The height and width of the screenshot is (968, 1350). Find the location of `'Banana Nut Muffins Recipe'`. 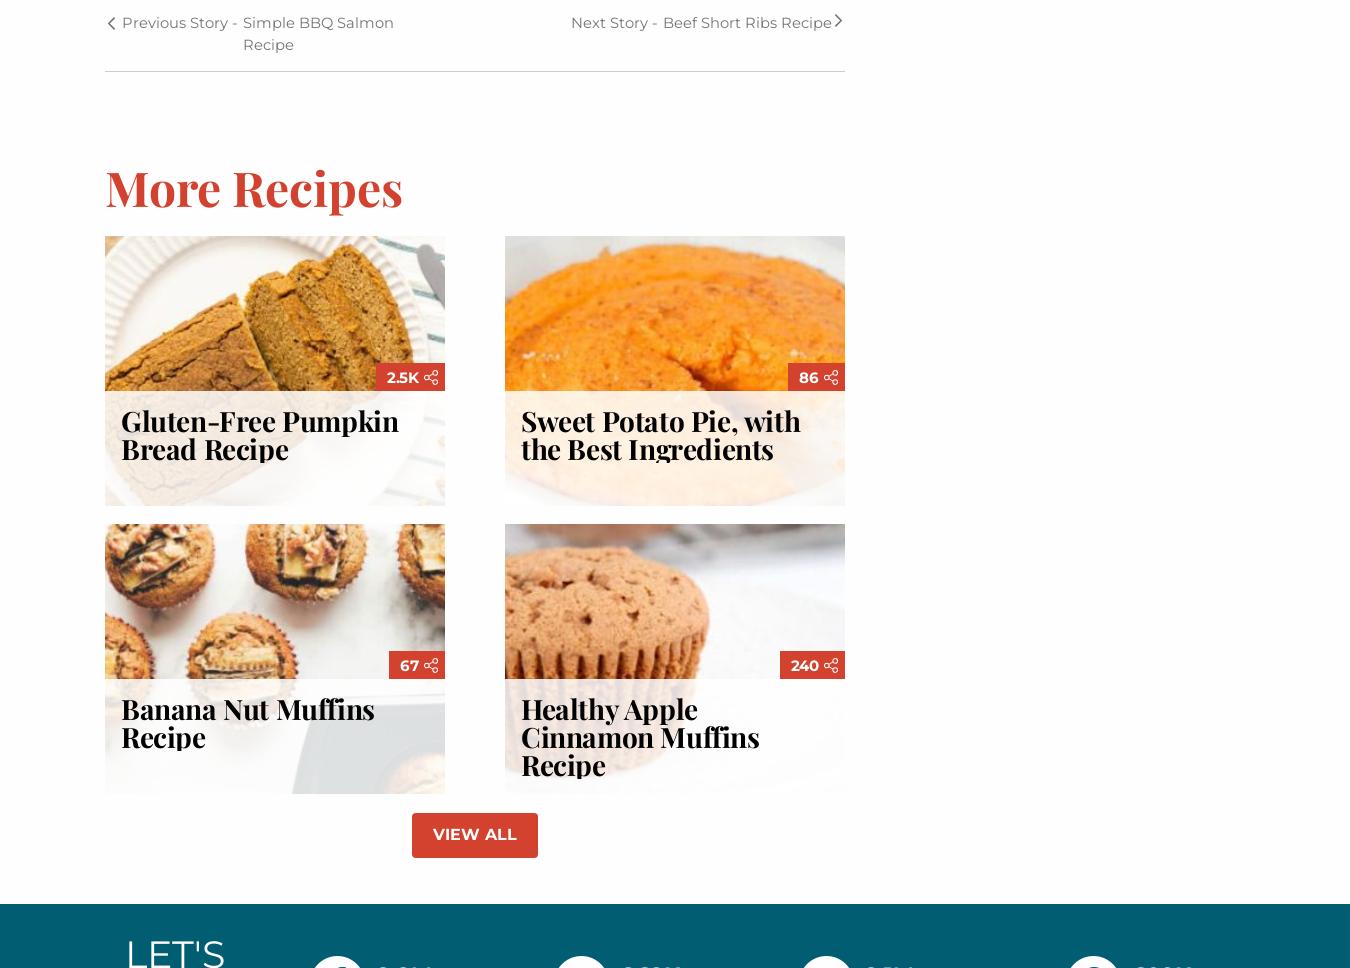

'Banana Nut Muffins Recipe' is located at coordinates (246, 721).